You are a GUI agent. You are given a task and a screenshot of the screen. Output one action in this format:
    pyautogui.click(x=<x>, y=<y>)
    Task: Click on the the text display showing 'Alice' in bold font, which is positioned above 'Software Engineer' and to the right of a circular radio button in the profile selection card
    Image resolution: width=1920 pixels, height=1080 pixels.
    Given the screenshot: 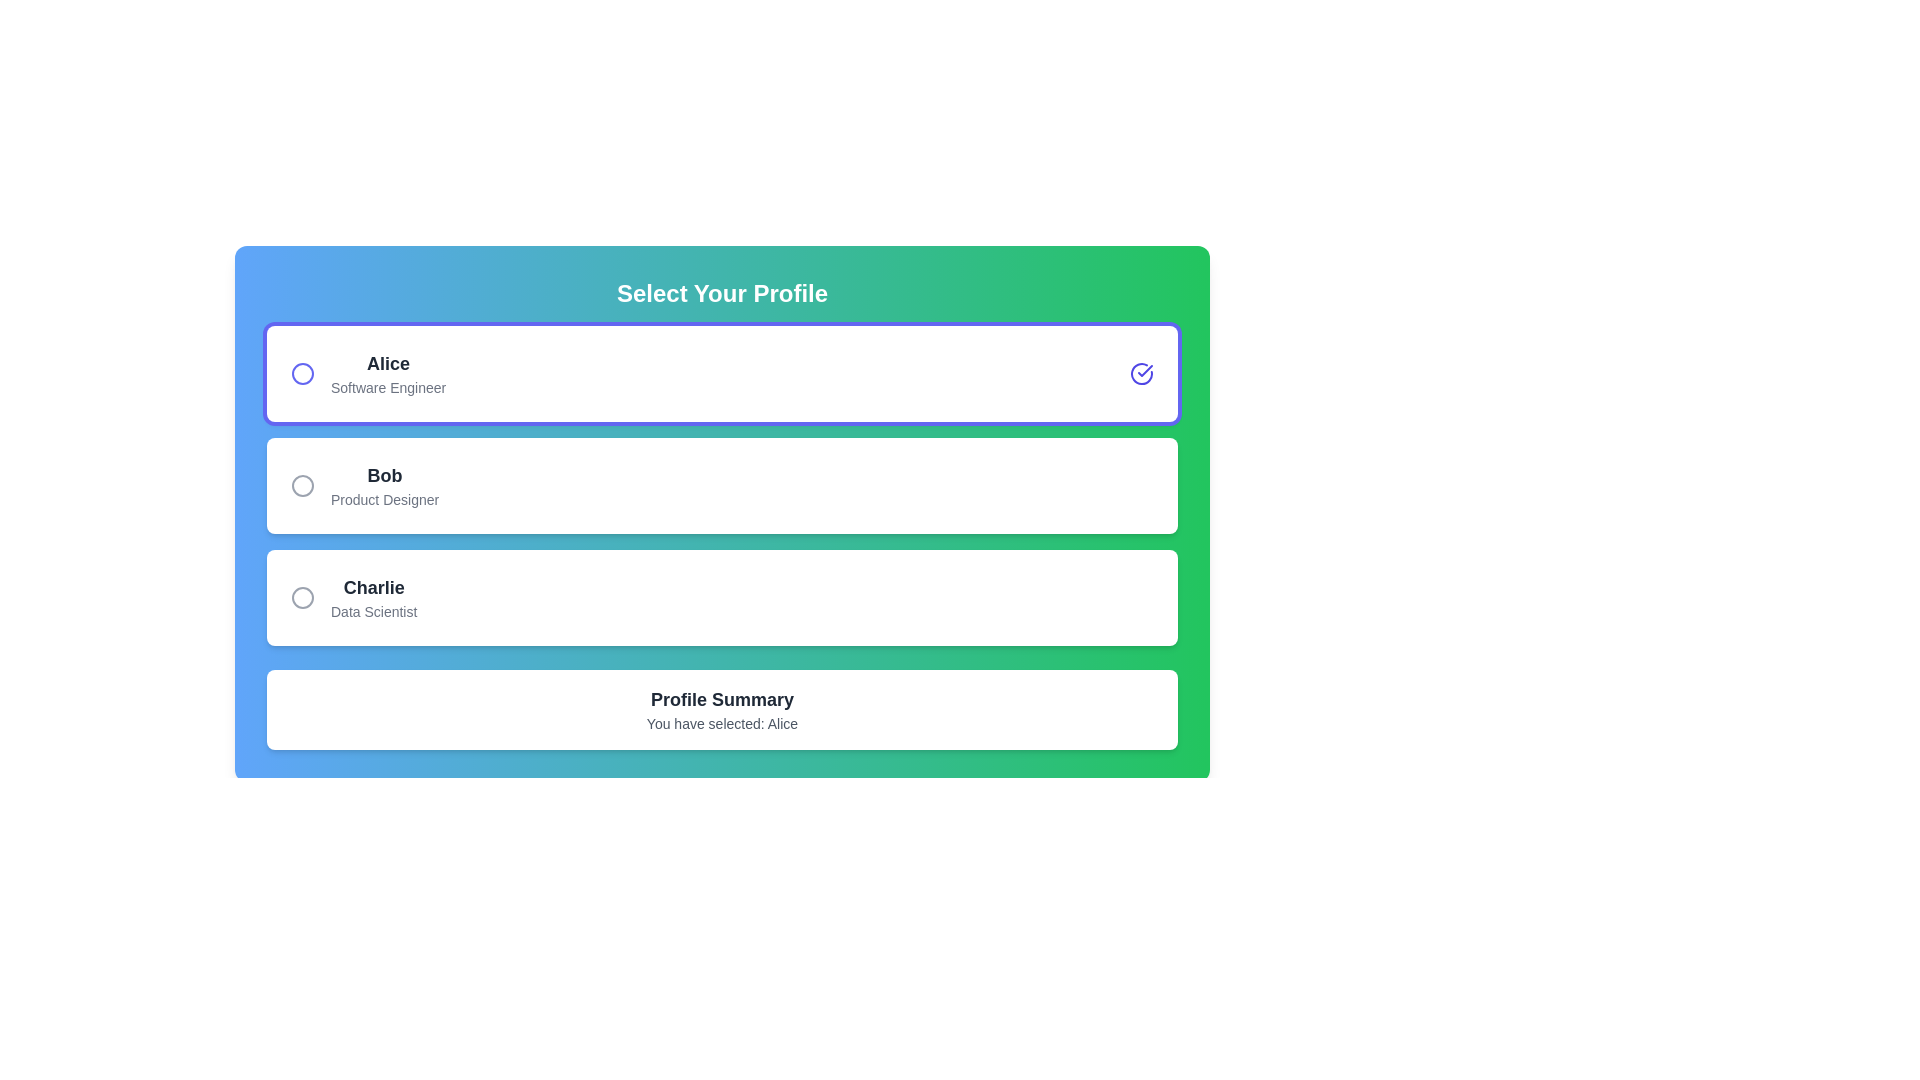 What is the action you would take?
    pyautogui.click(x=388, y=363)
    